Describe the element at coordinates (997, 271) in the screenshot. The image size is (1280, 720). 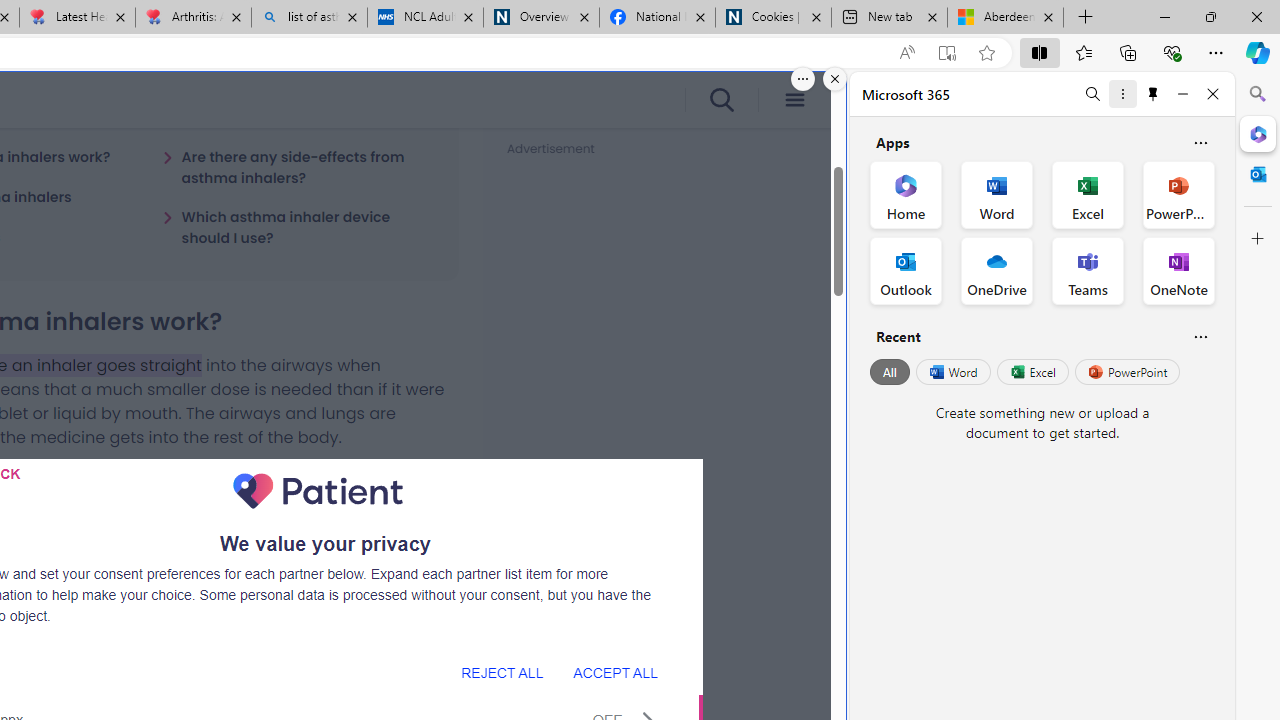
I see `'OneDrive Office App'` at that location.